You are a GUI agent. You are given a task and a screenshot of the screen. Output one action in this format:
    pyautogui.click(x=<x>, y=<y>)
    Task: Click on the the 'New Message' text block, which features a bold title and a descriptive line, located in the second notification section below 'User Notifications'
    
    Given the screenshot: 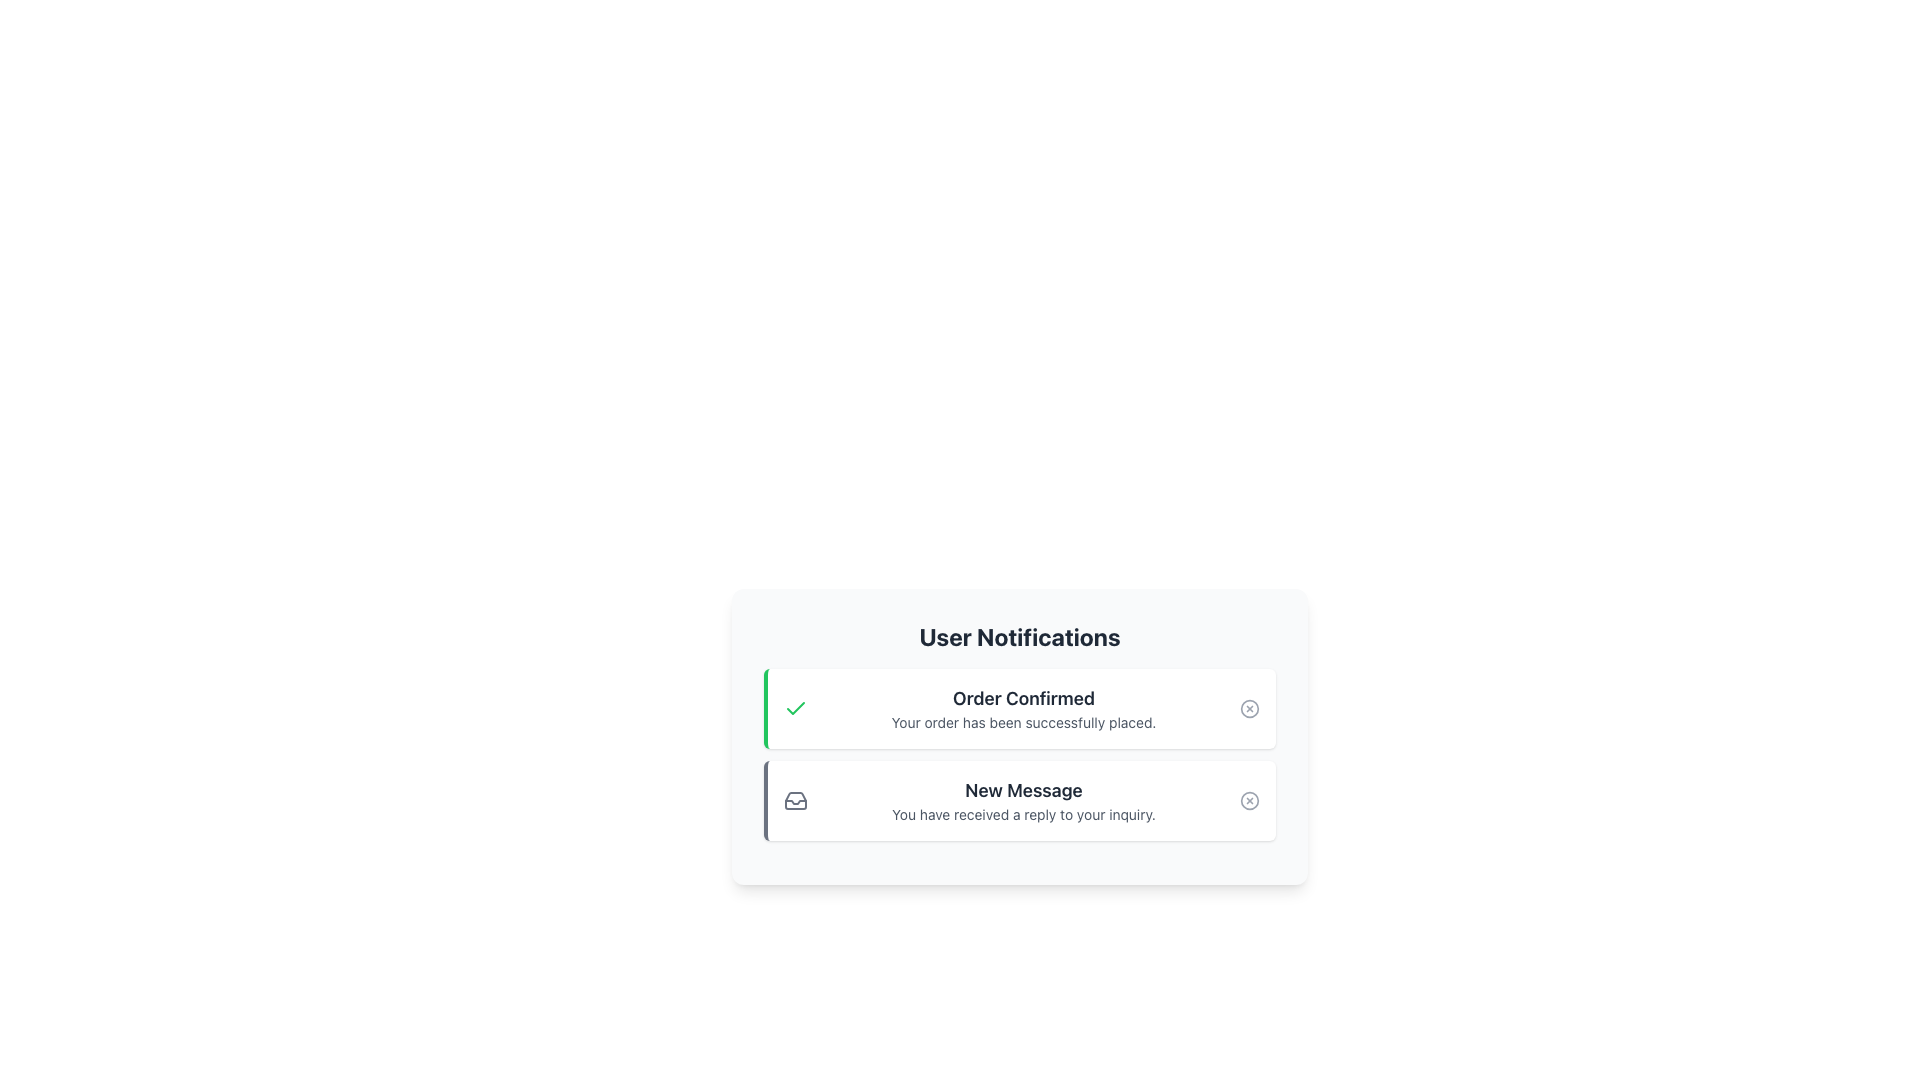 What is the action you would take?
    pyautogui.click(x=1023, y=800)
    